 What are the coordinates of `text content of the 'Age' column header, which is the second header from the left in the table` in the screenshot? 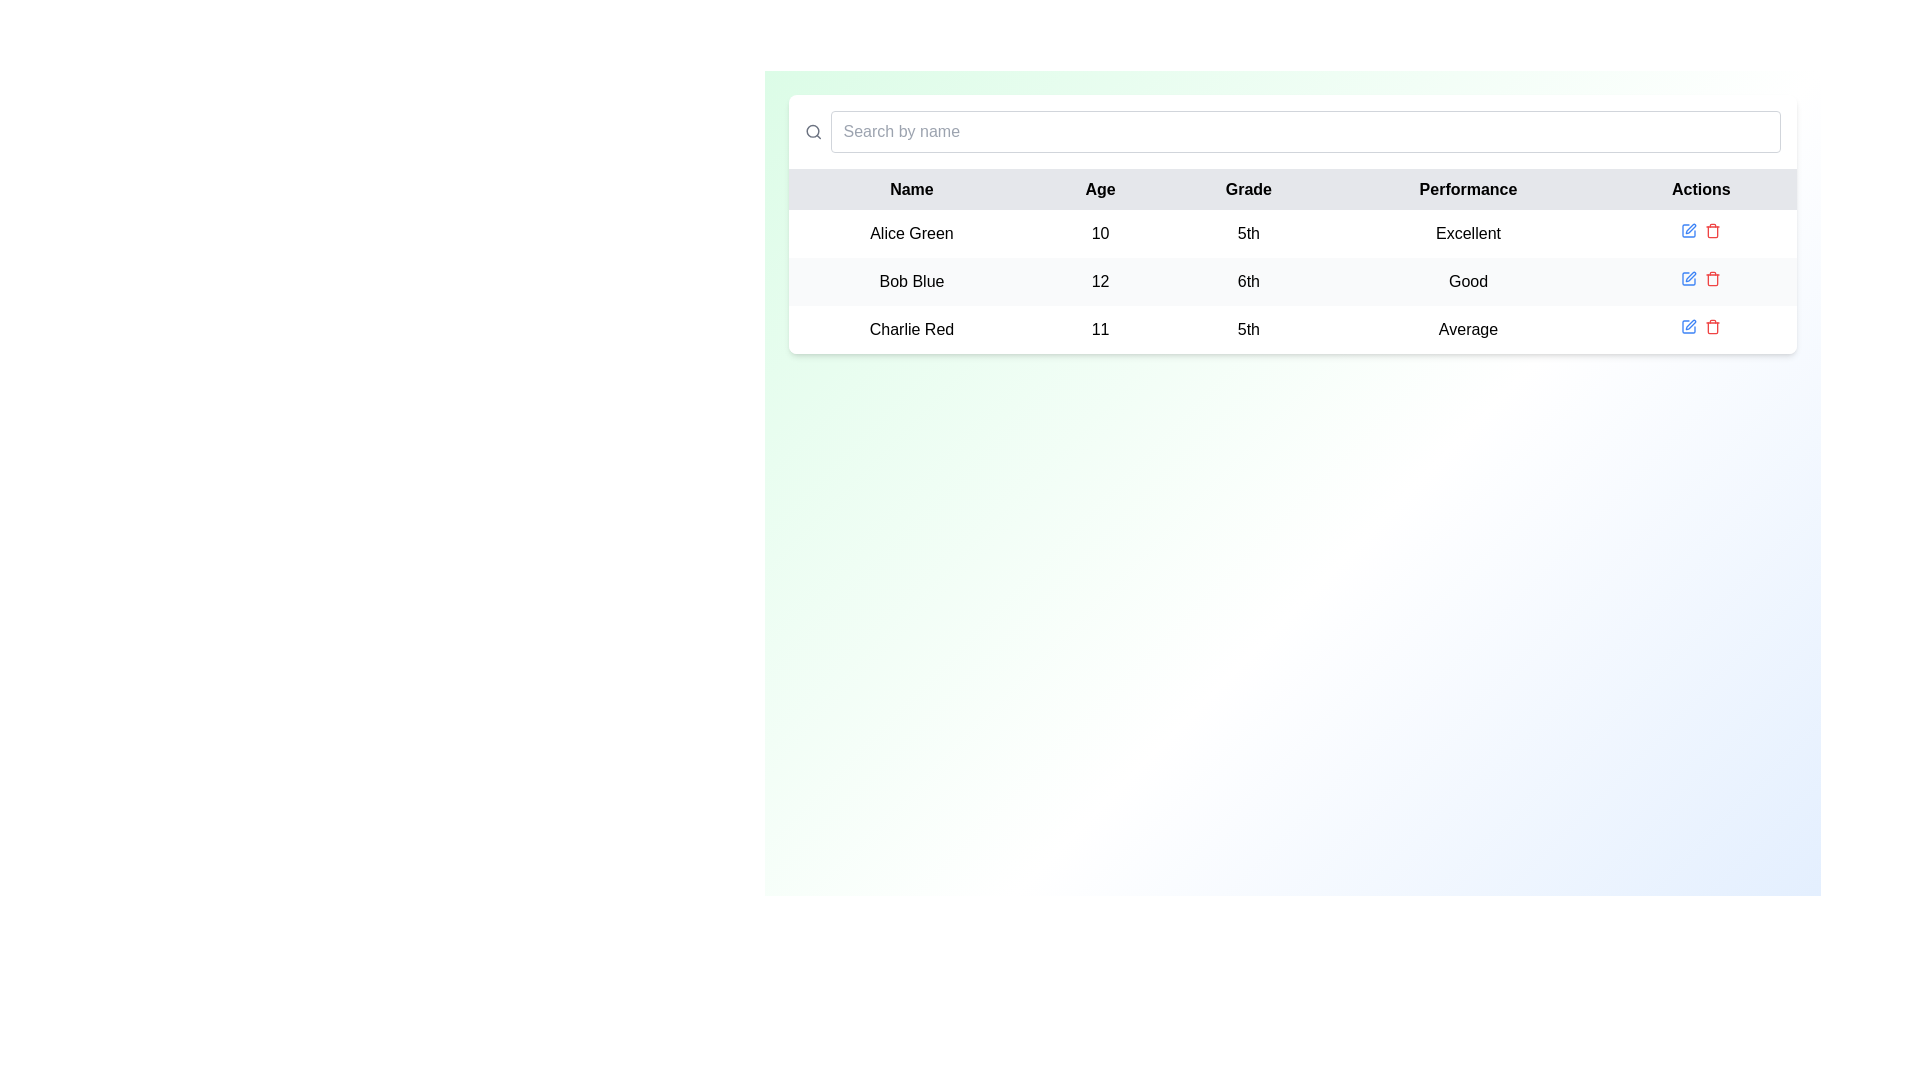 It's located at (1099, 189).